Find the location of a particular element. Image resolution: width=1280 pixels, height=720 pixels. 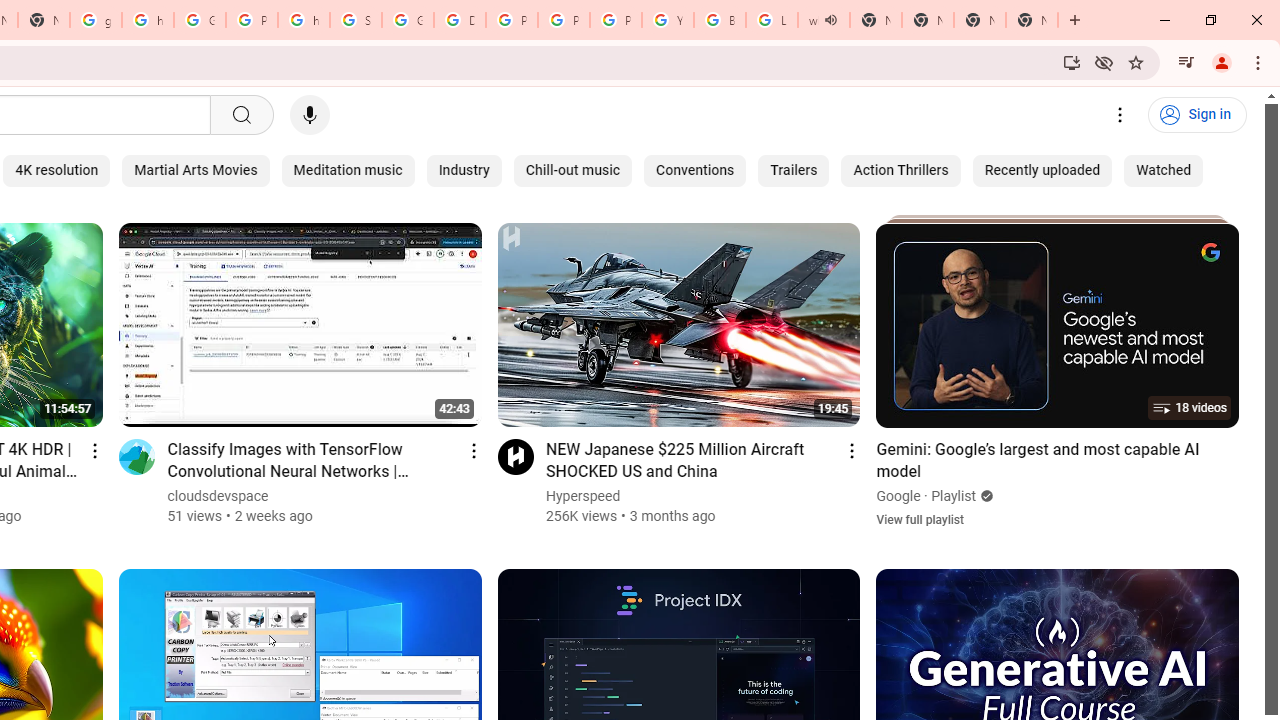

'YouTube' is located at coordinates (668, 20).